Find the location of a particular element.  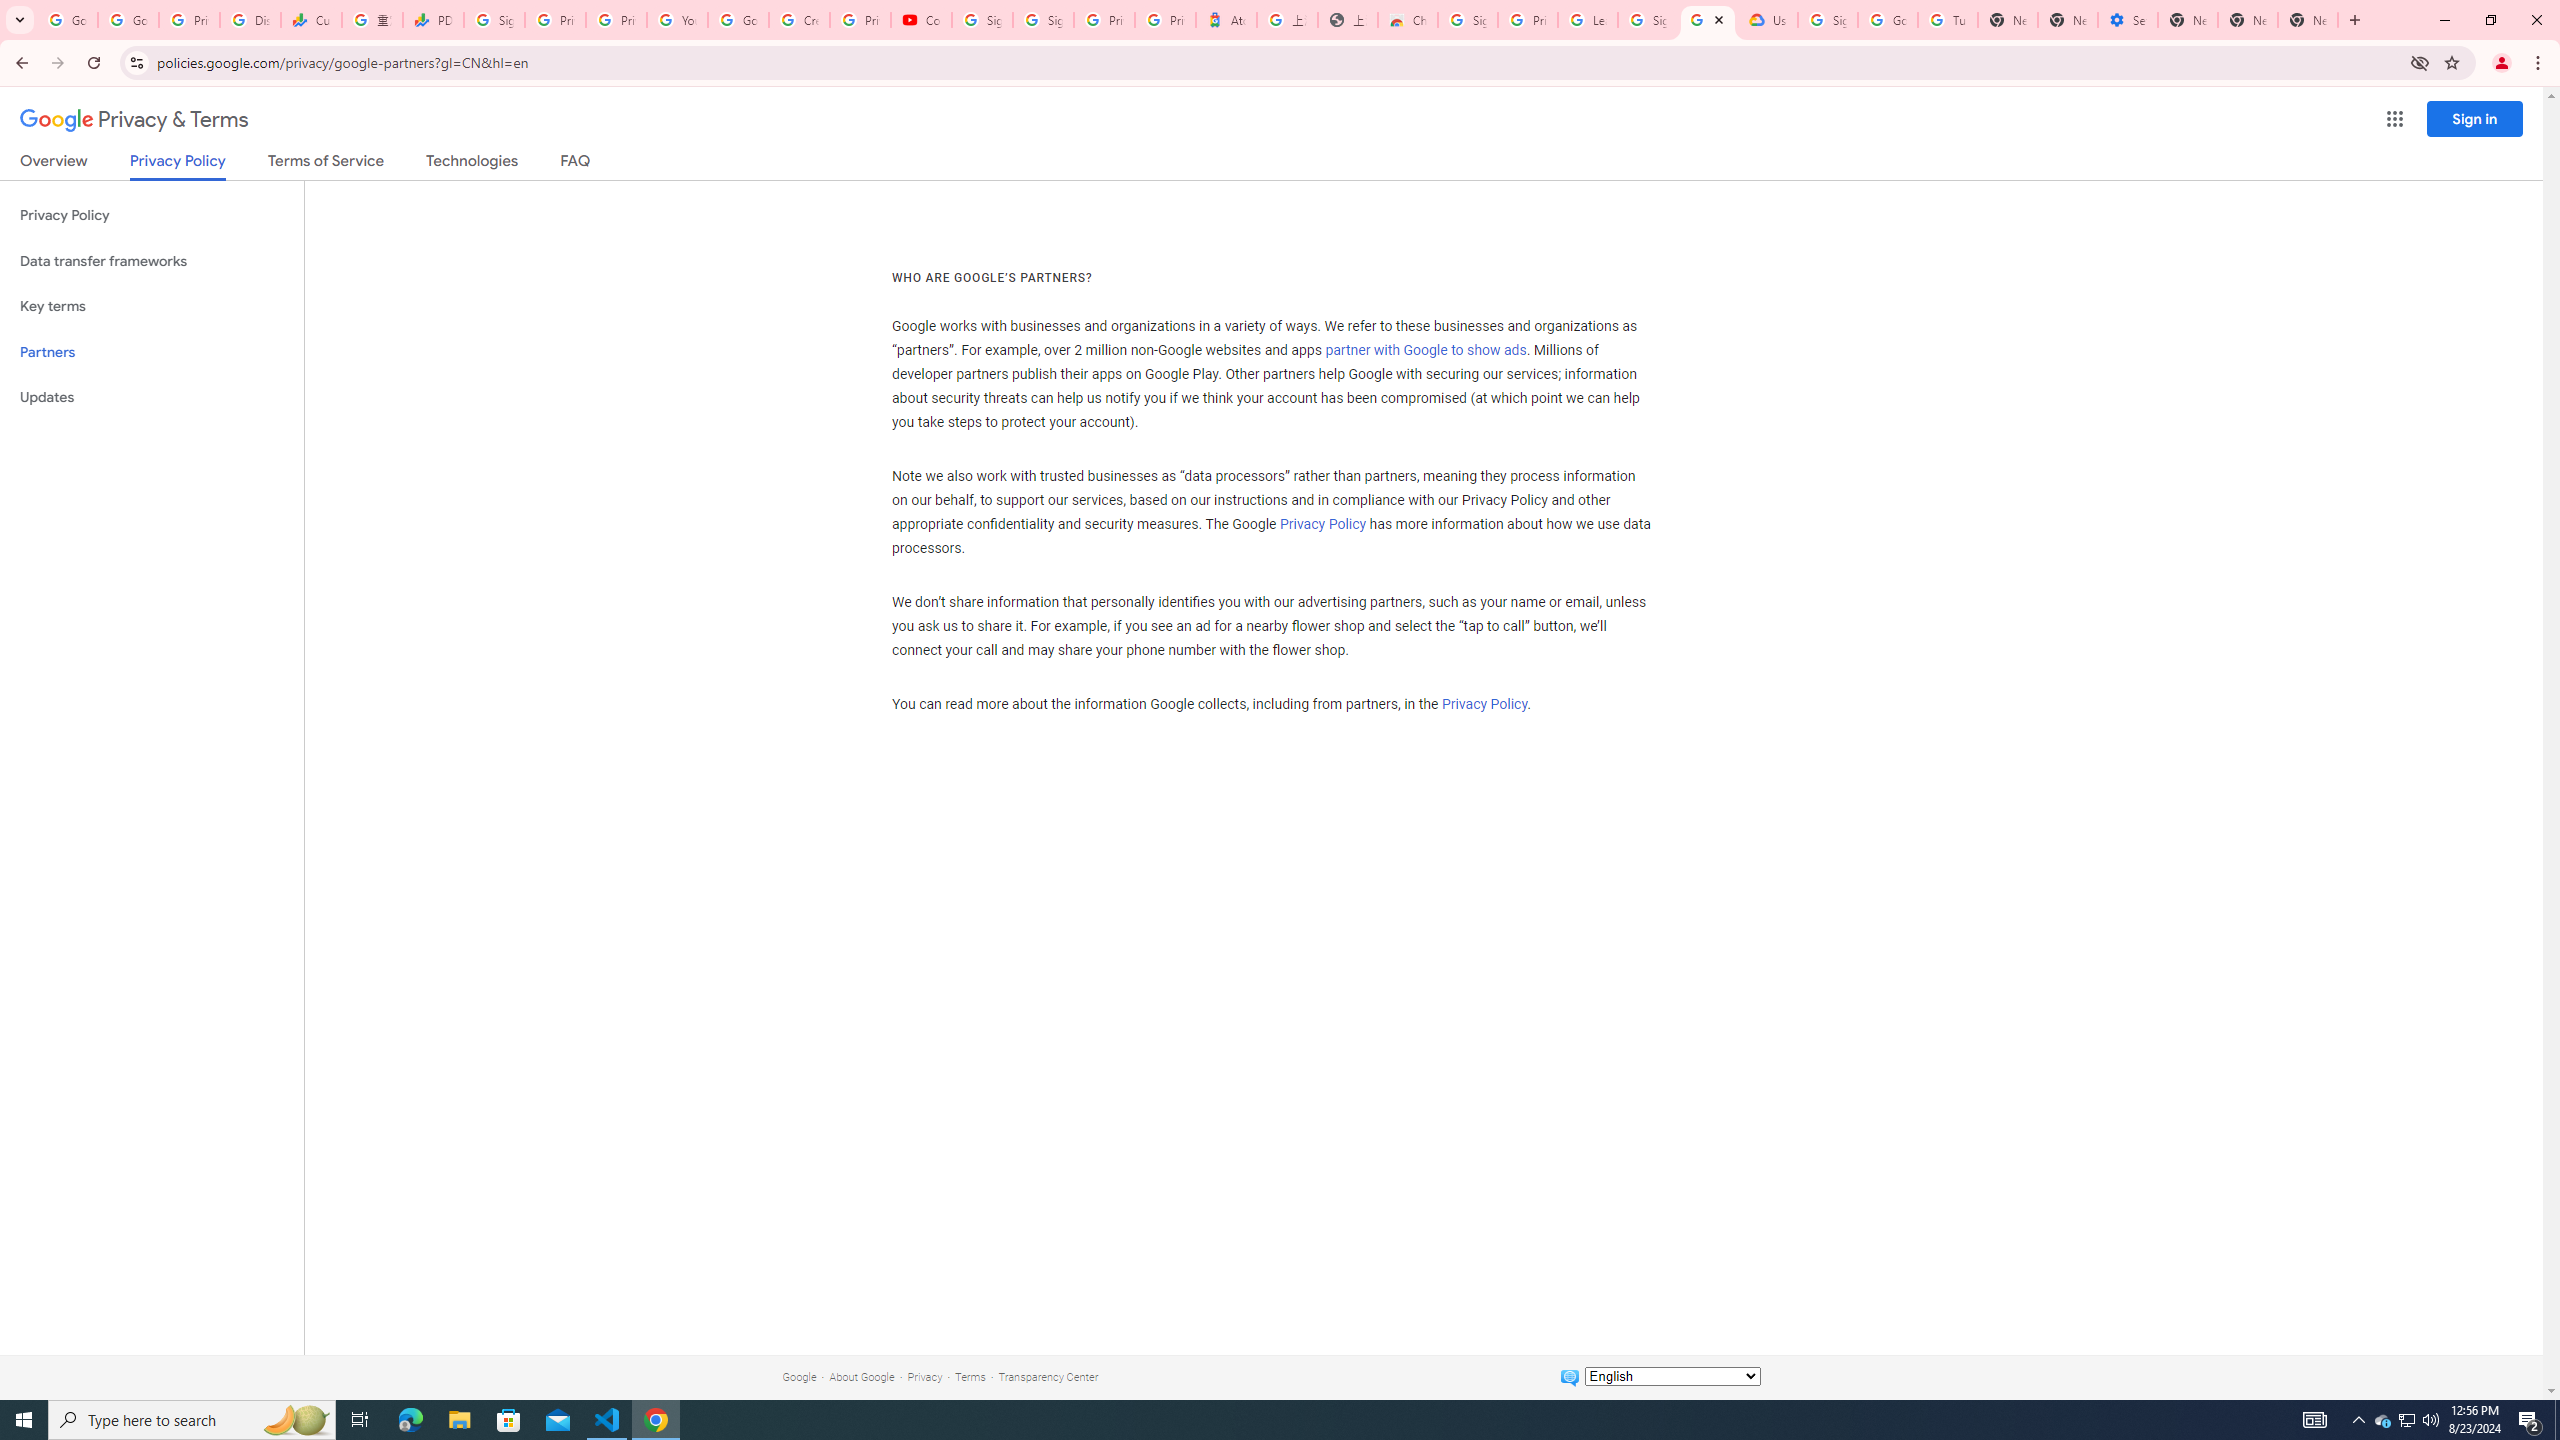

'PDD Holdings Inc - ADR (PDD) Price & News - Google Finance' is located at coordinates (432, 19).